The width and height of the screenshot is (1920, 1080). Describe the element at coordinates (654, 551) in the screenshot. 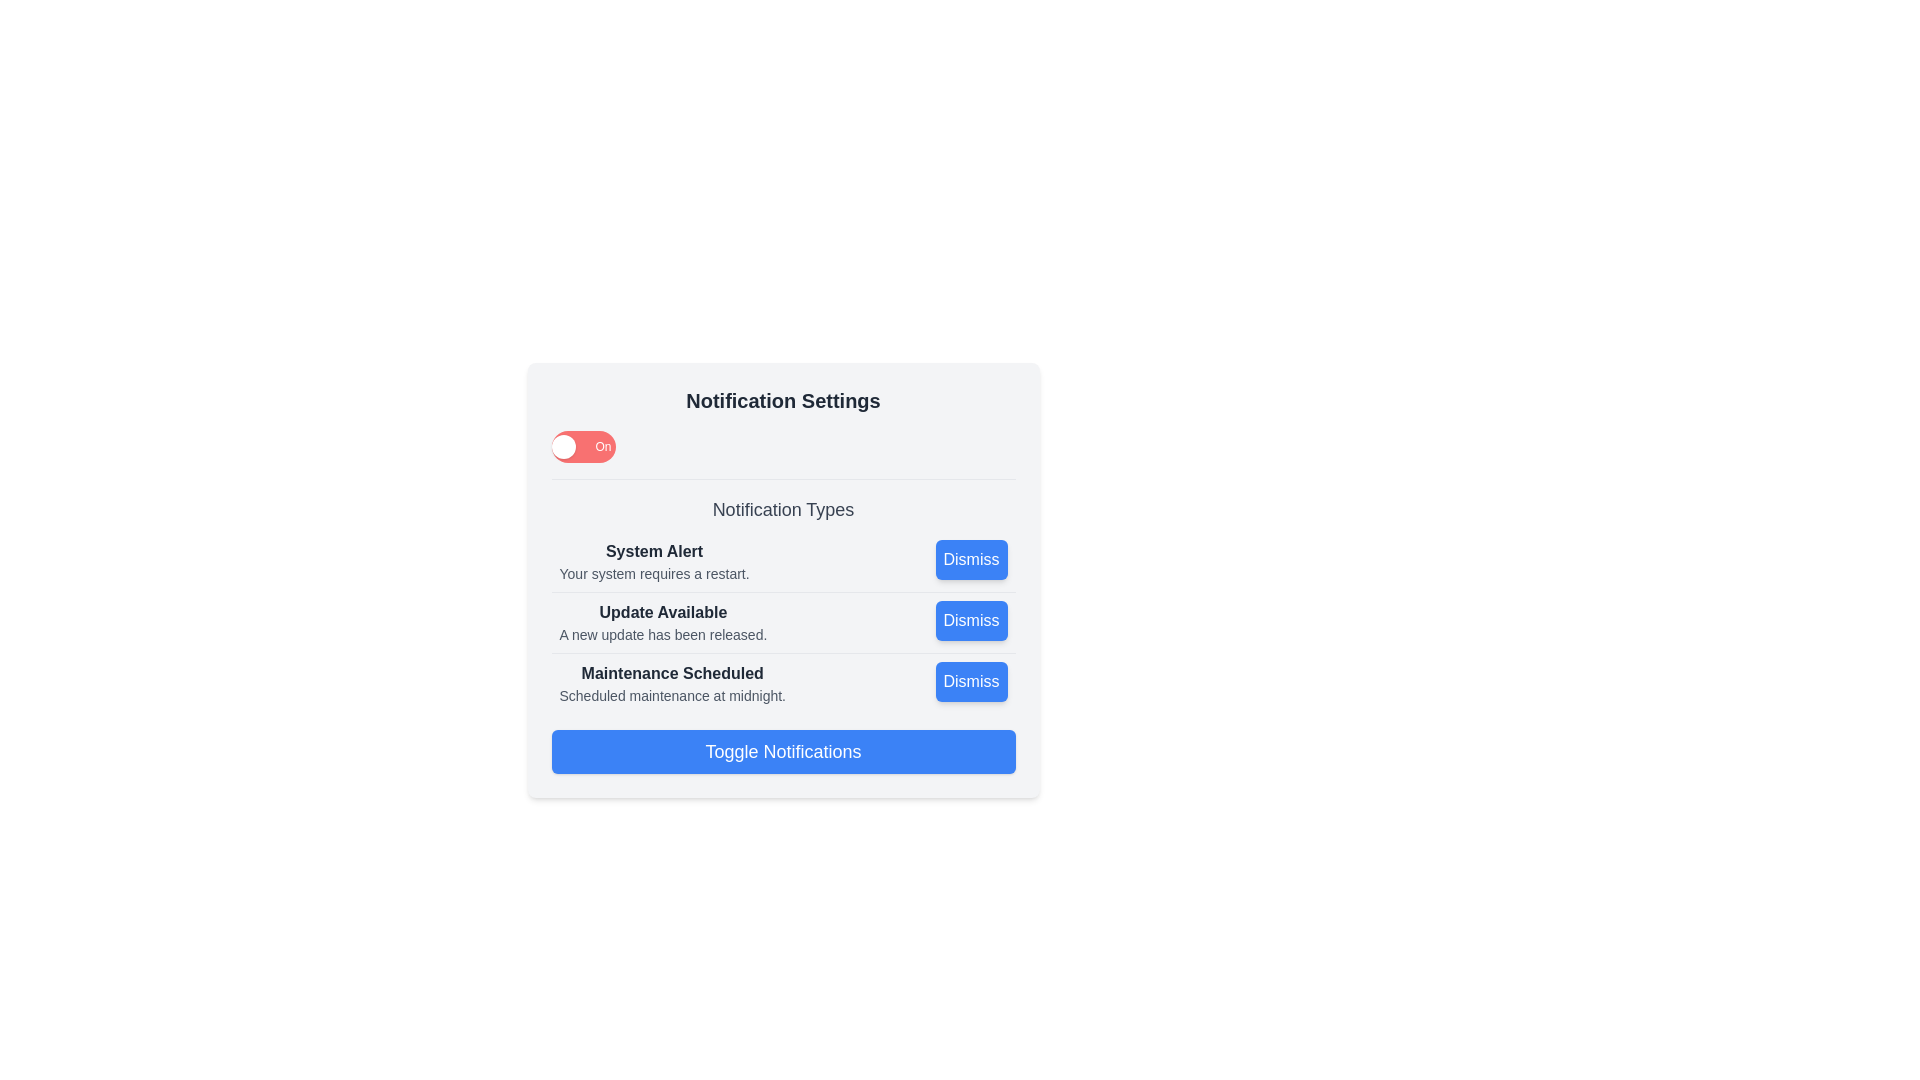

I see `text content of the notification title label located on the left side of the notification section, above the text 'Your system requires a restart.'` at that location.